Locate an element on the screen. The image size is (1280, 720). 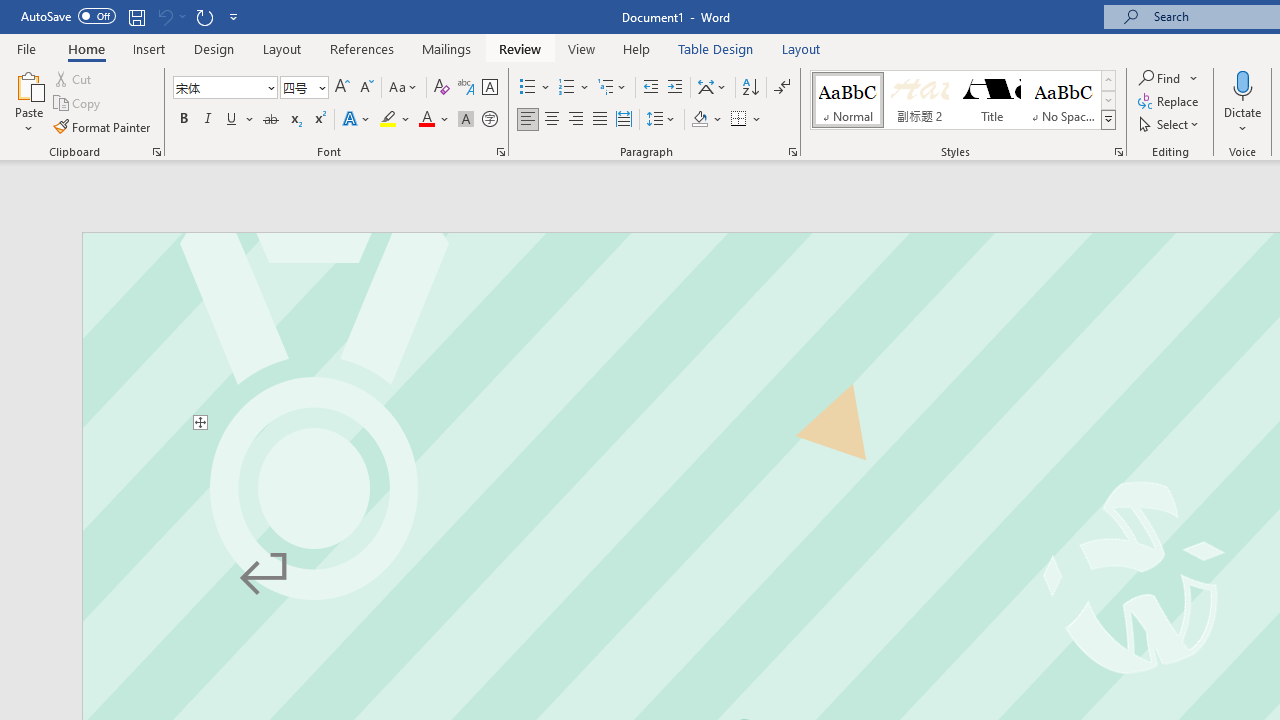
'Can' is located at coordinates (164, 16).